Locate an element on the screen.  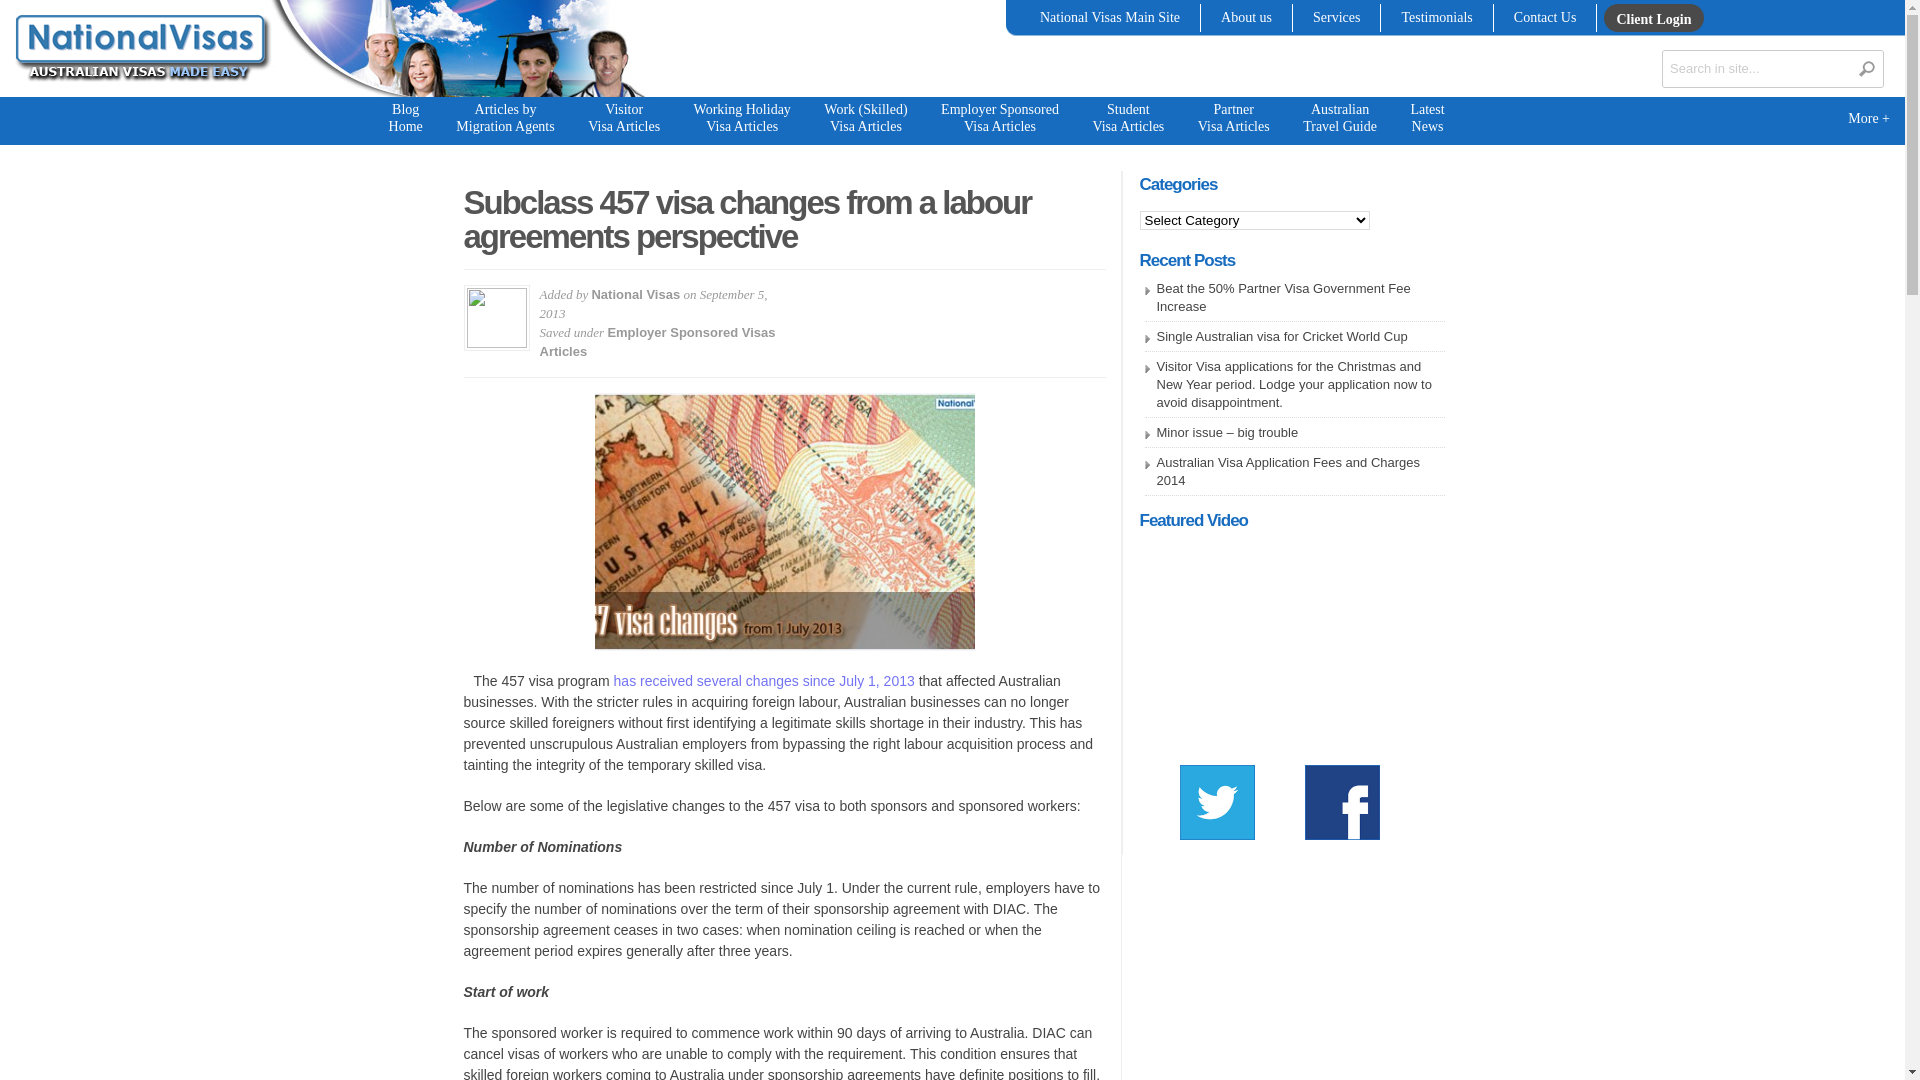
'Beat the 50% Partner Visa Government Fee Increase' is located at coordinates (1282, 297).